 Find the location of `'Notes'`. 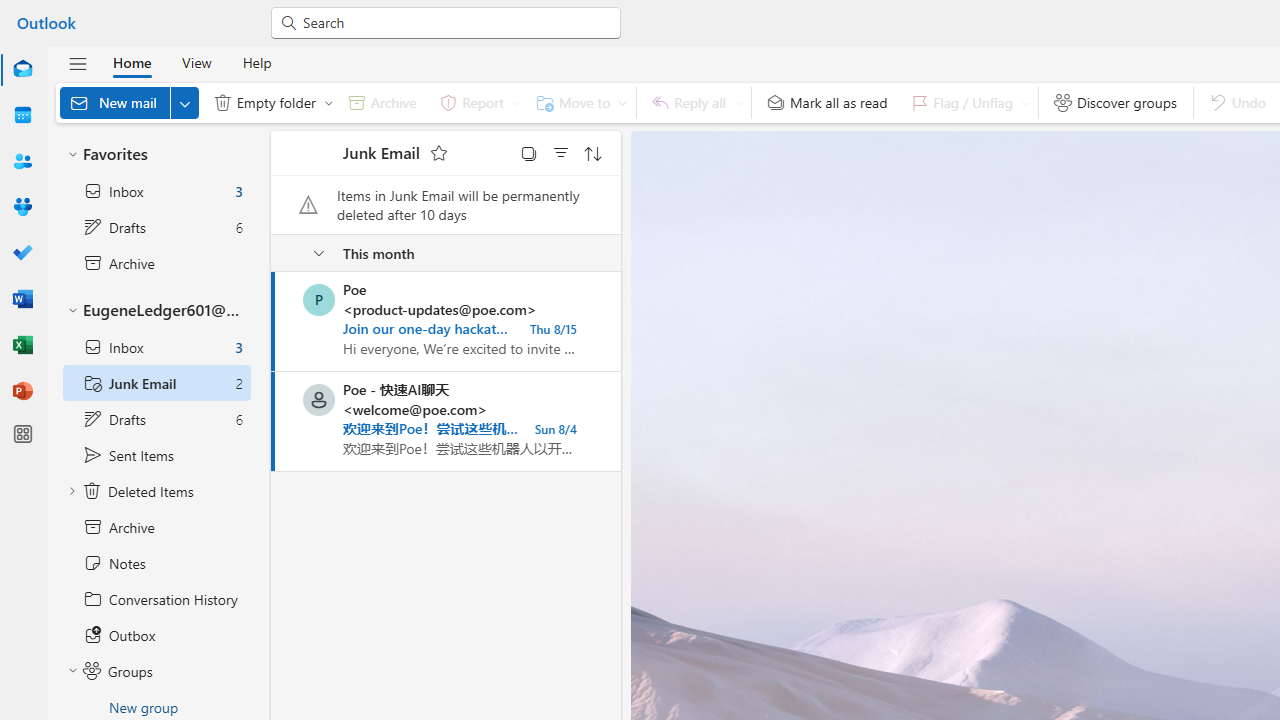

'Notes' is located at coordinates (155, 563).